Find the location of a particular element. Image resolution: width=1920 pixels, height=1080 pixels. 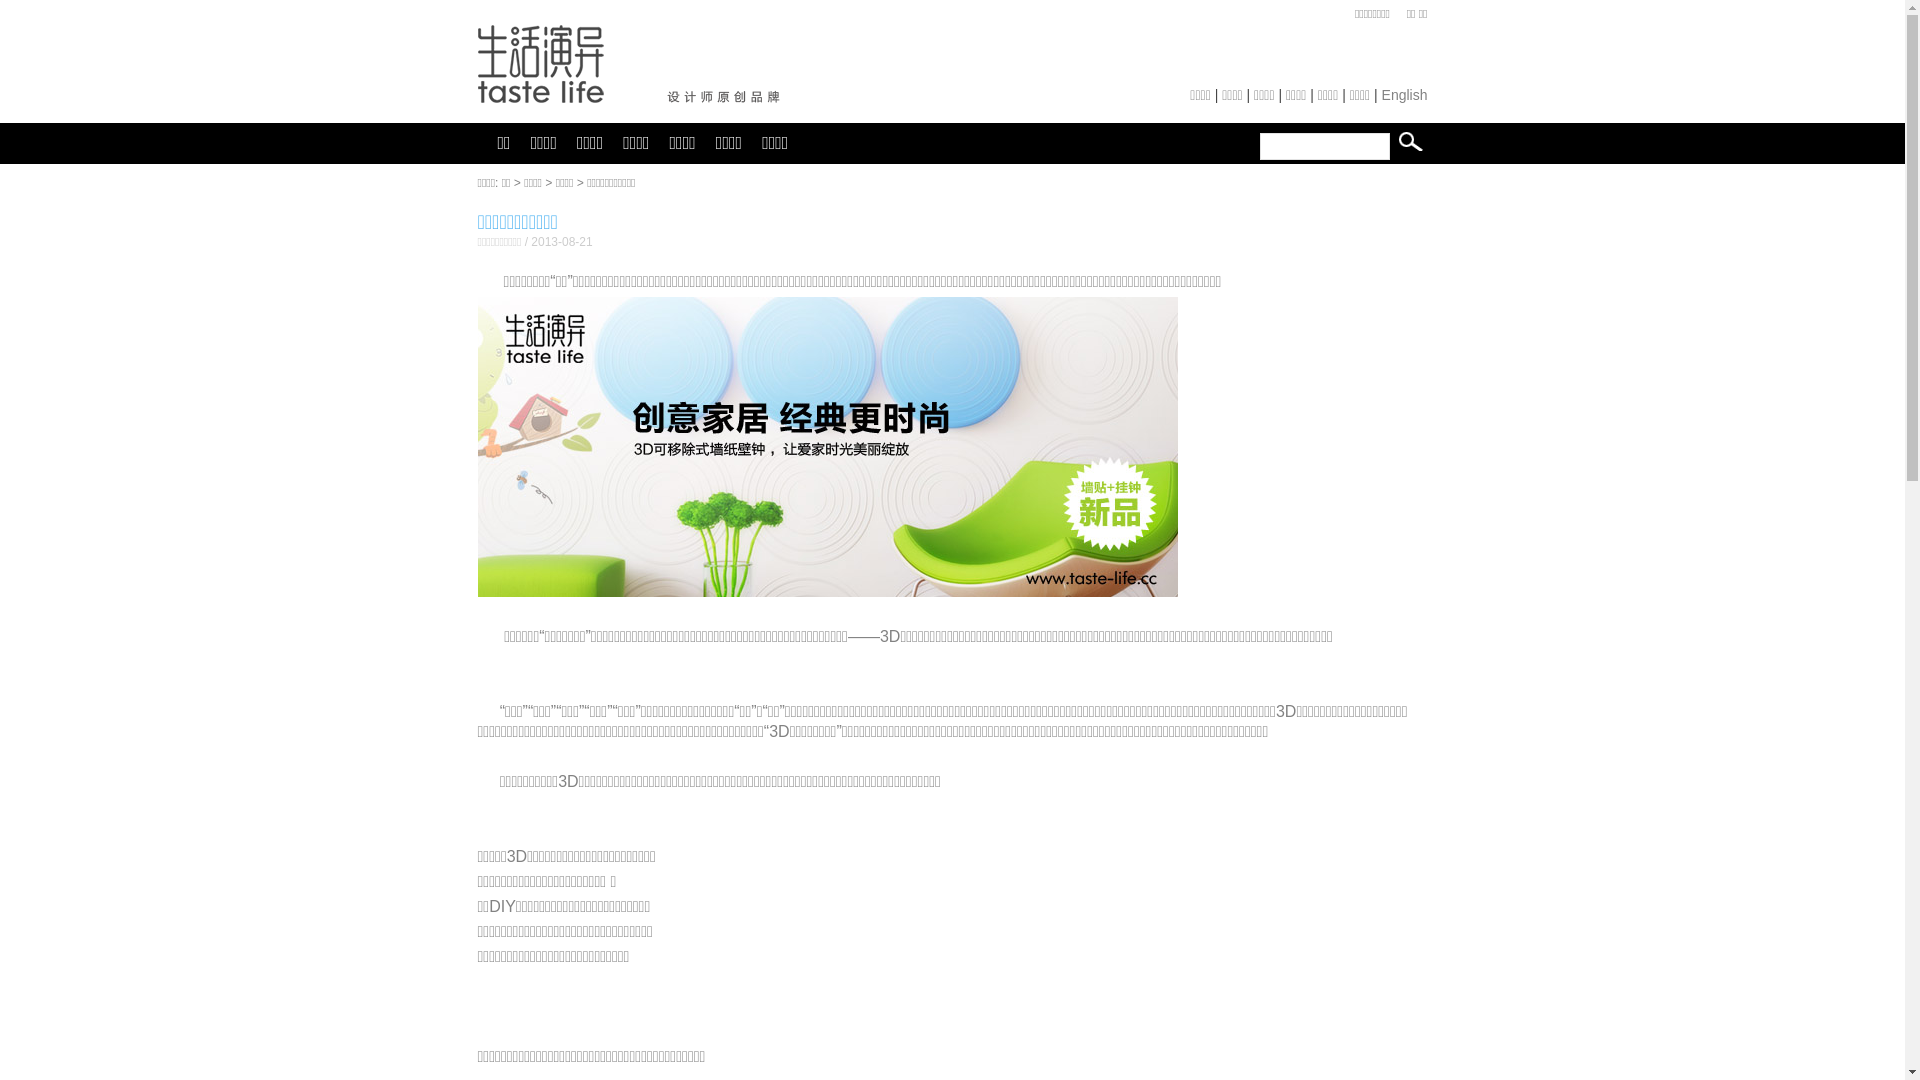

'English' is located at coordinates (1381, 95).